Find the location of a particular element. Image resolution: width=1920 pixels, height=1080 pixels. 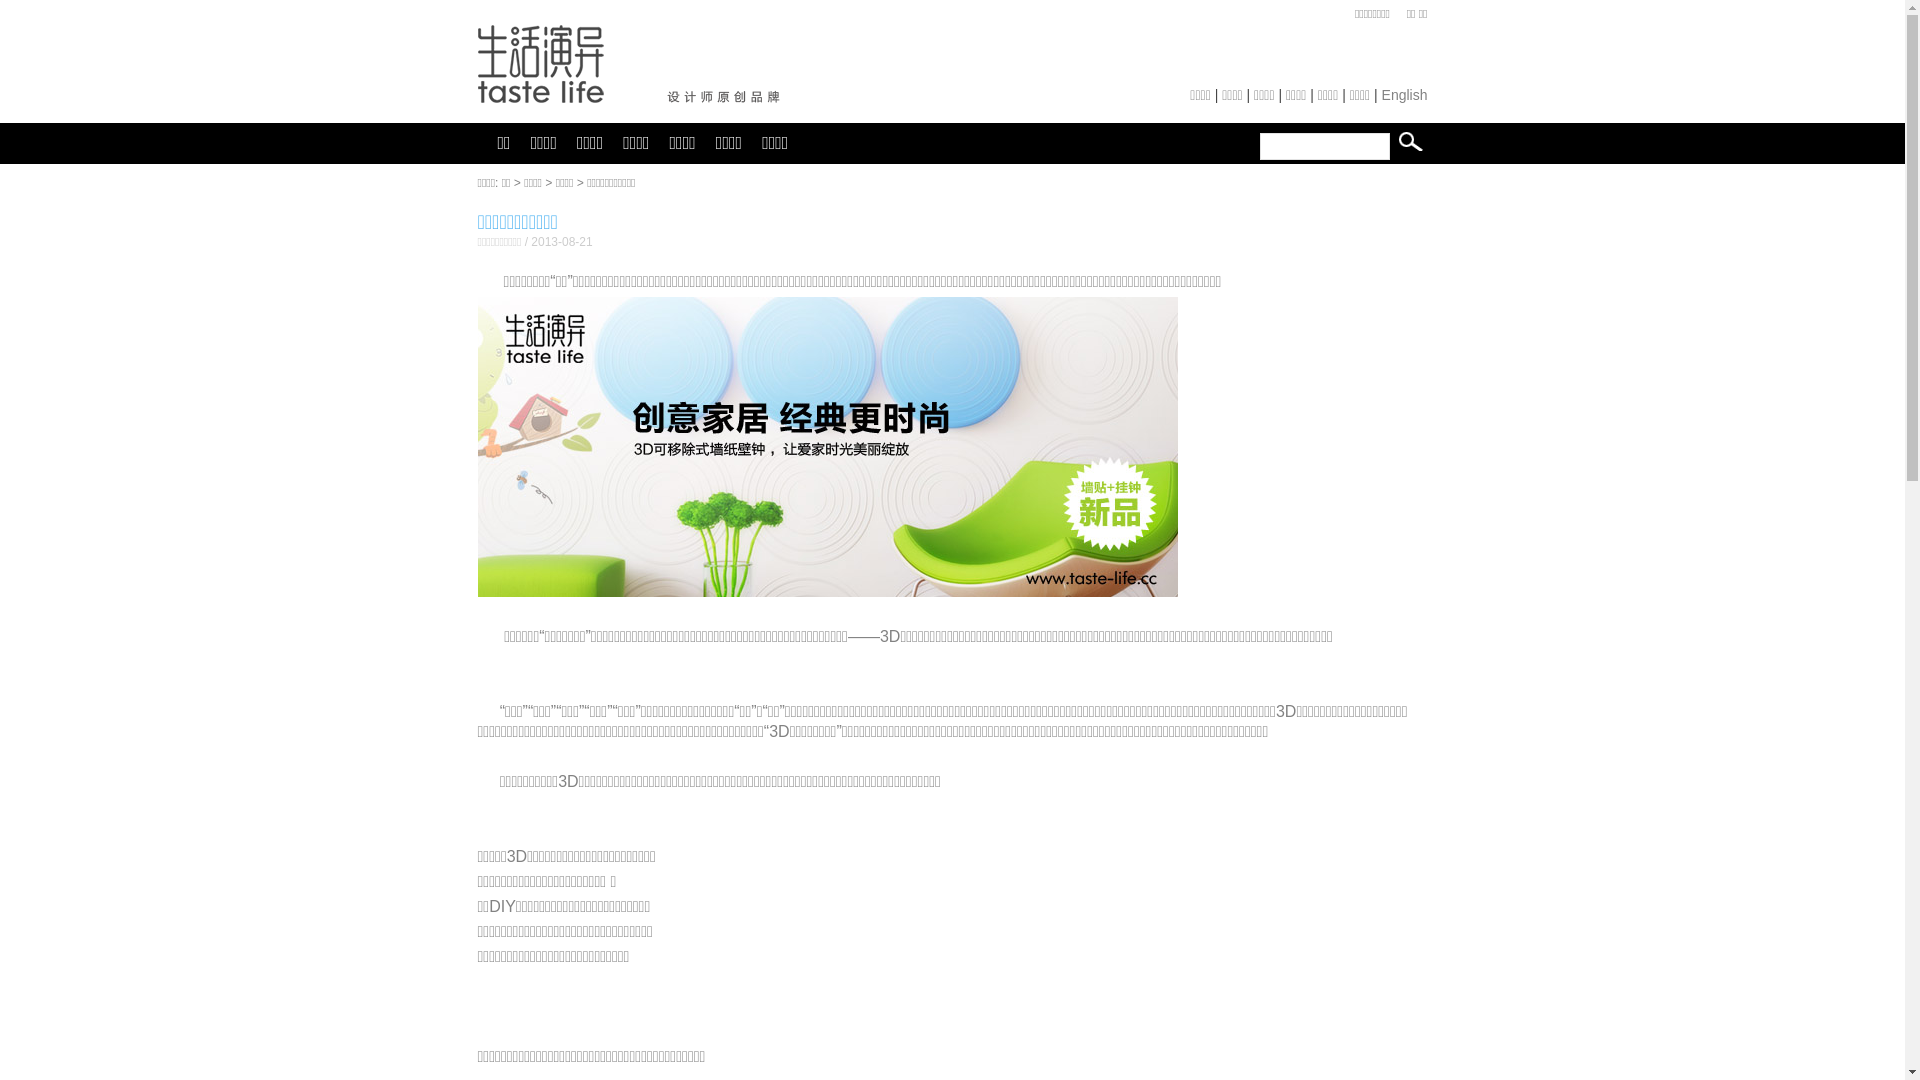

'English' is located at coordinates (1381, 95).